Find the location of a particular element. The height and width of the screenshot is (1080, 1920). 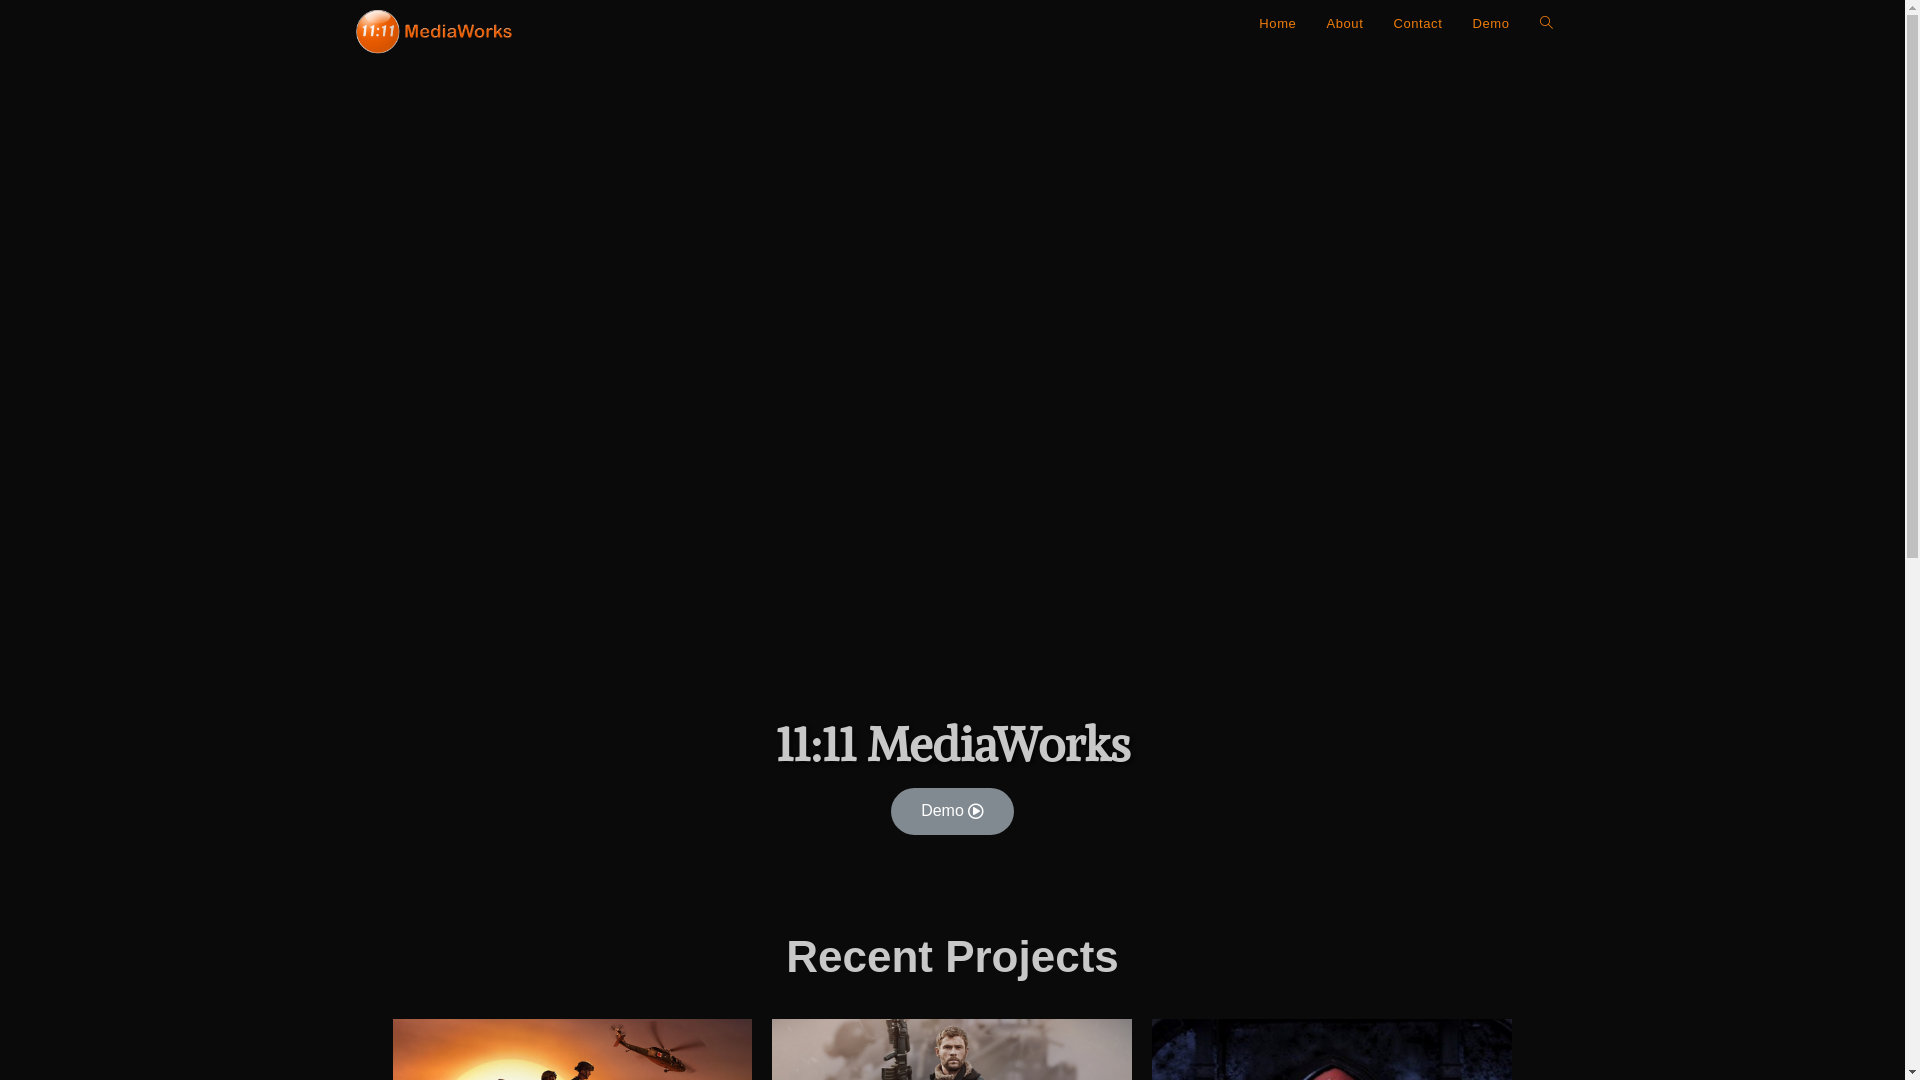

'Demo' is located at coordinates (951, 811).